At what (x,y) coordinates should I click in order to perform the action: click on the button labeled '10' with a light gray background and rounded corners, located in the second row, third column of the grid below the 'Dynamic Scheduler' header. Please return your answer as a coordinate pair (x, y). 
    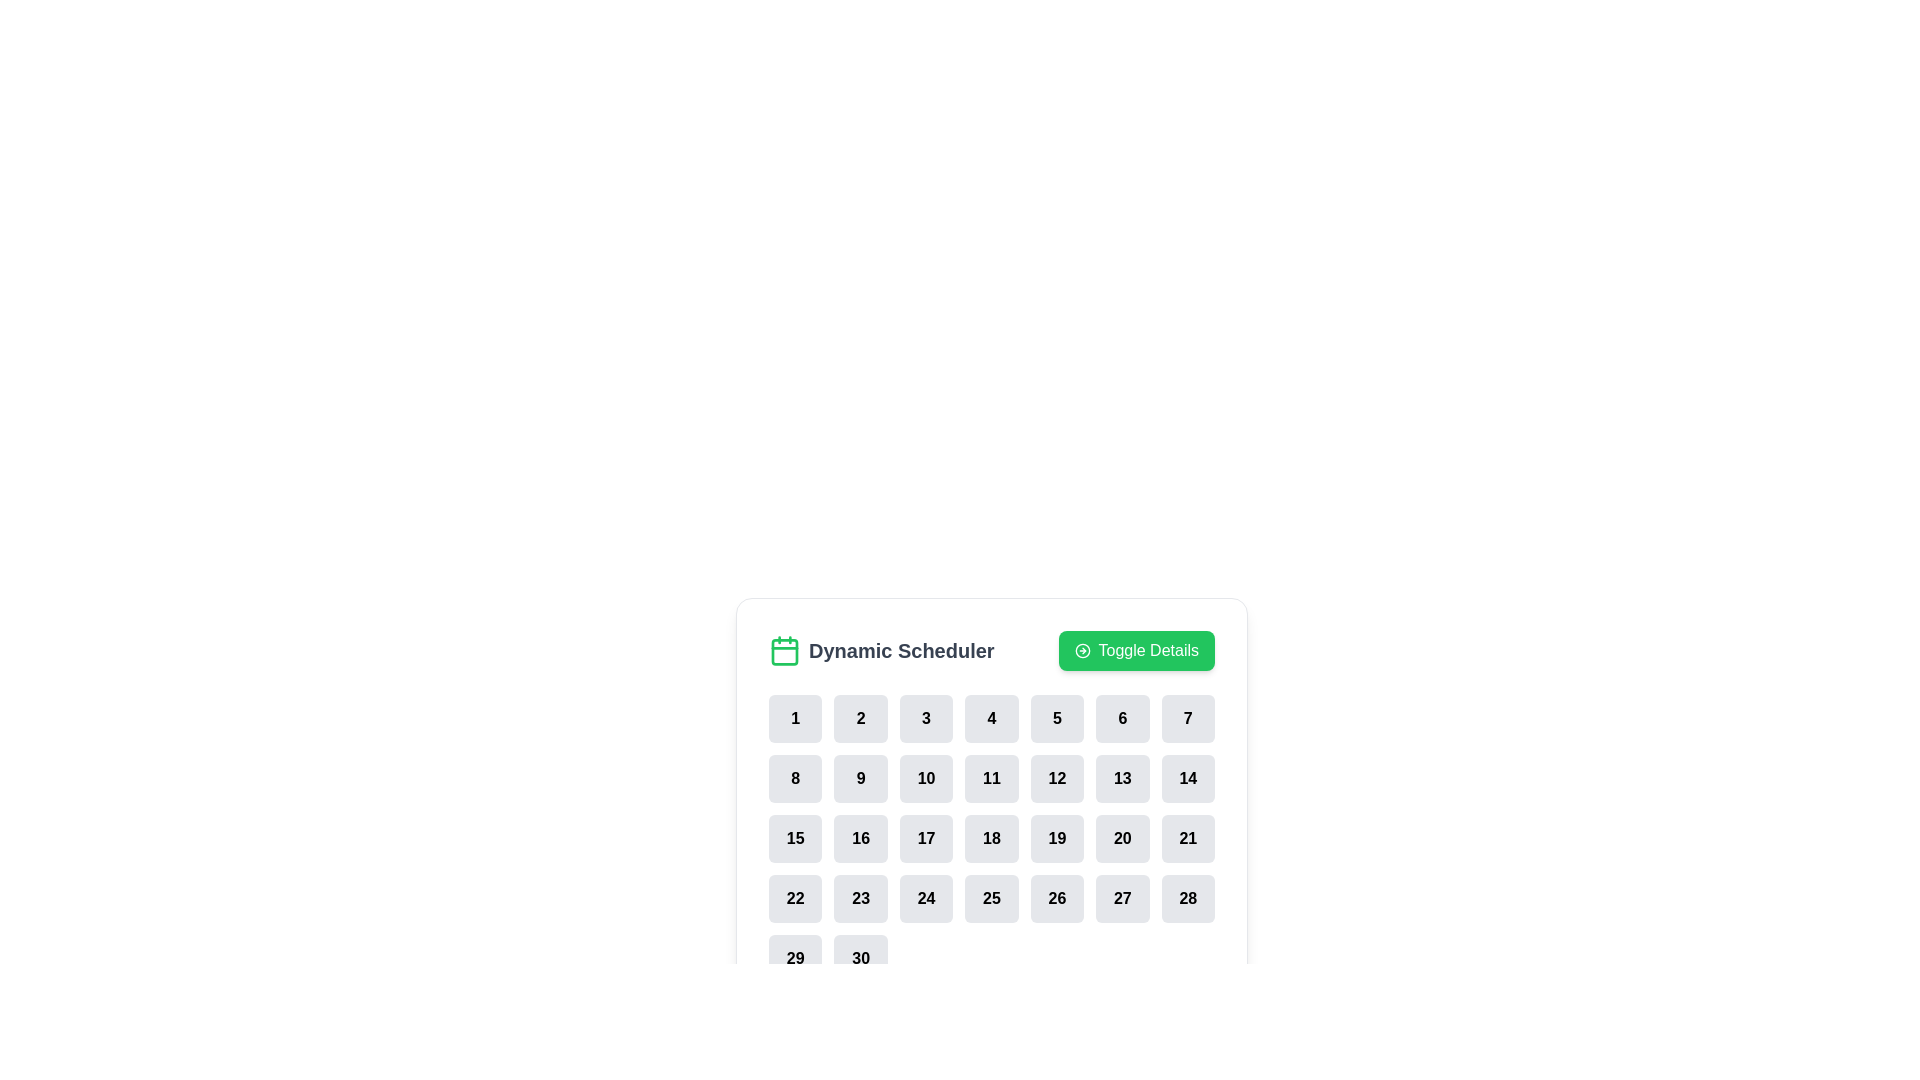
    Looking at the image, I should click on (925, 778).